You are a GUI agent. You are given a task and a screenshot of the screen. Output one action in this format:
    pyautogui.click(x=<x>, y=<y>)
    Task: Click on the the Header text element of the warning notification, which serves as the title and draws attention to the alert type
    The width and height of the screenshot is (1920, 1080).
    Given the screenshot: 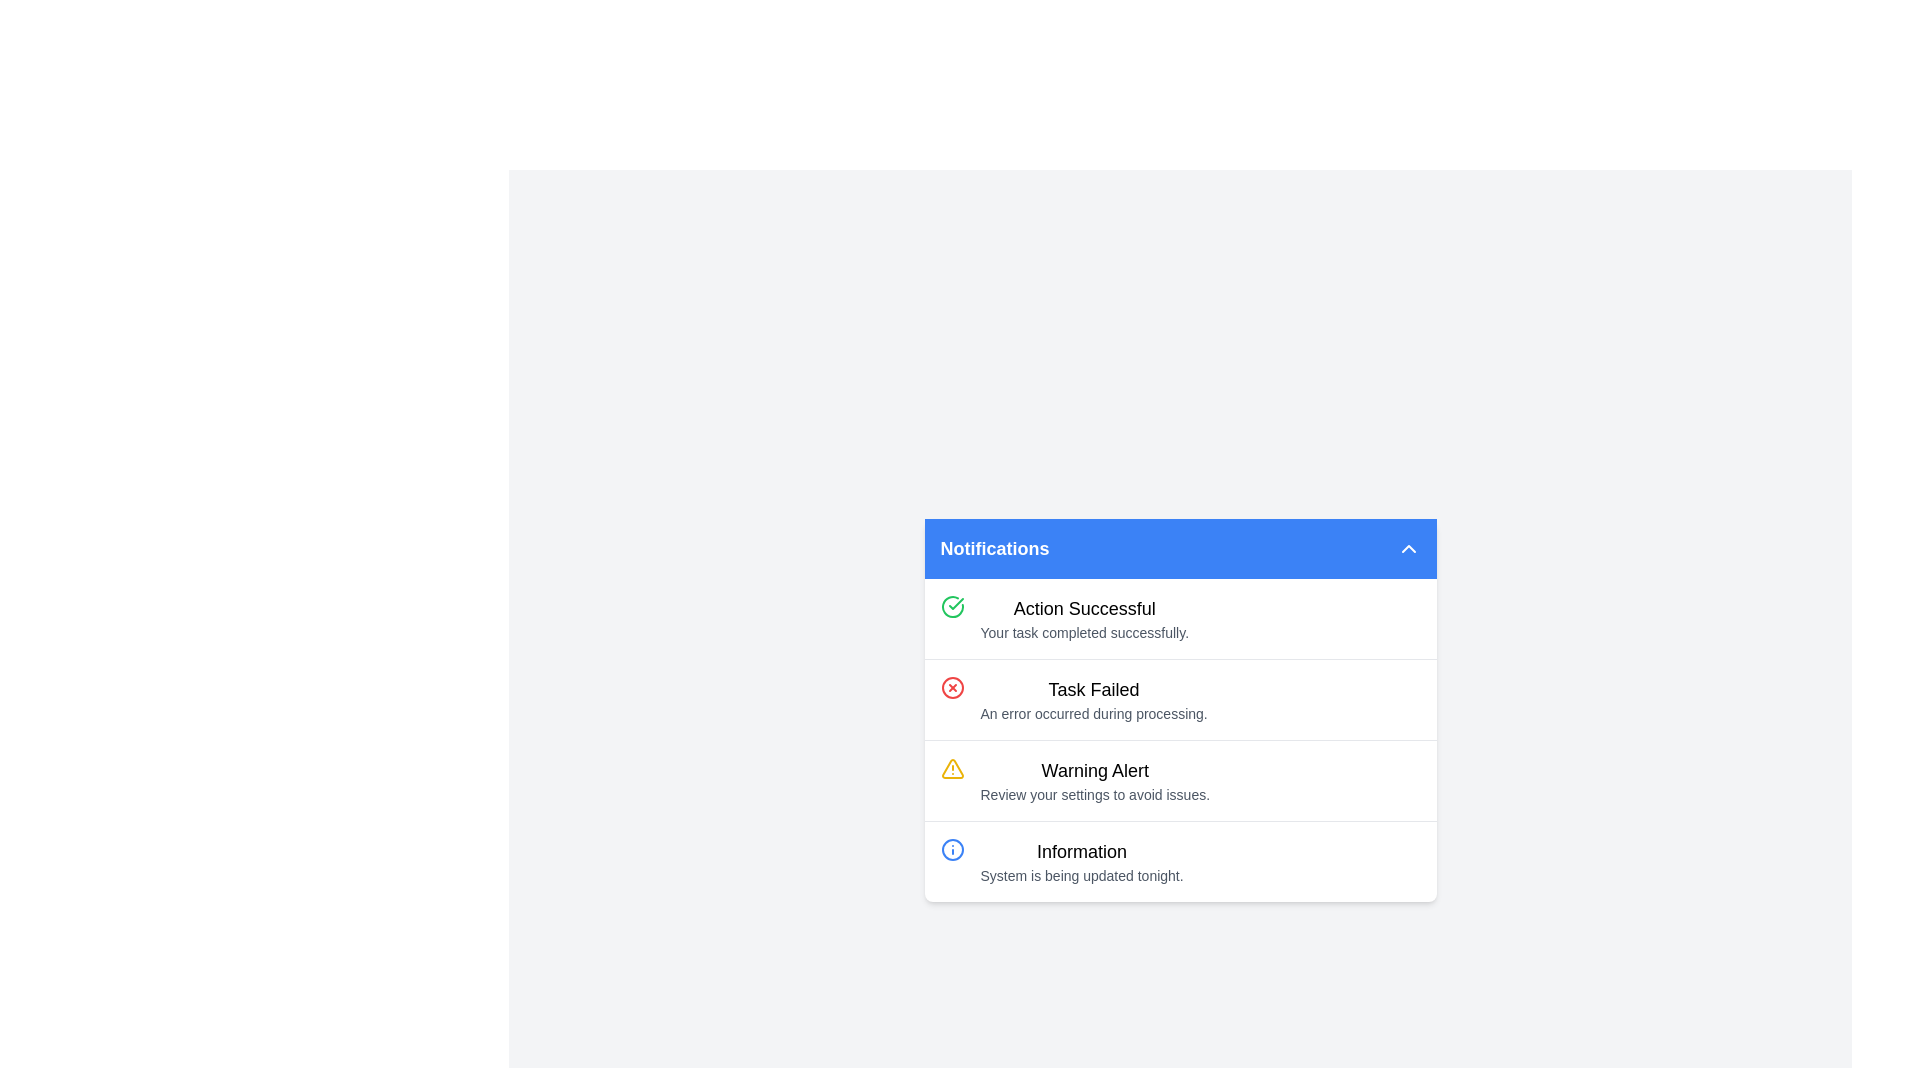 What is the action you would take?
    pyautogui.click(x=1094, y=769)
    